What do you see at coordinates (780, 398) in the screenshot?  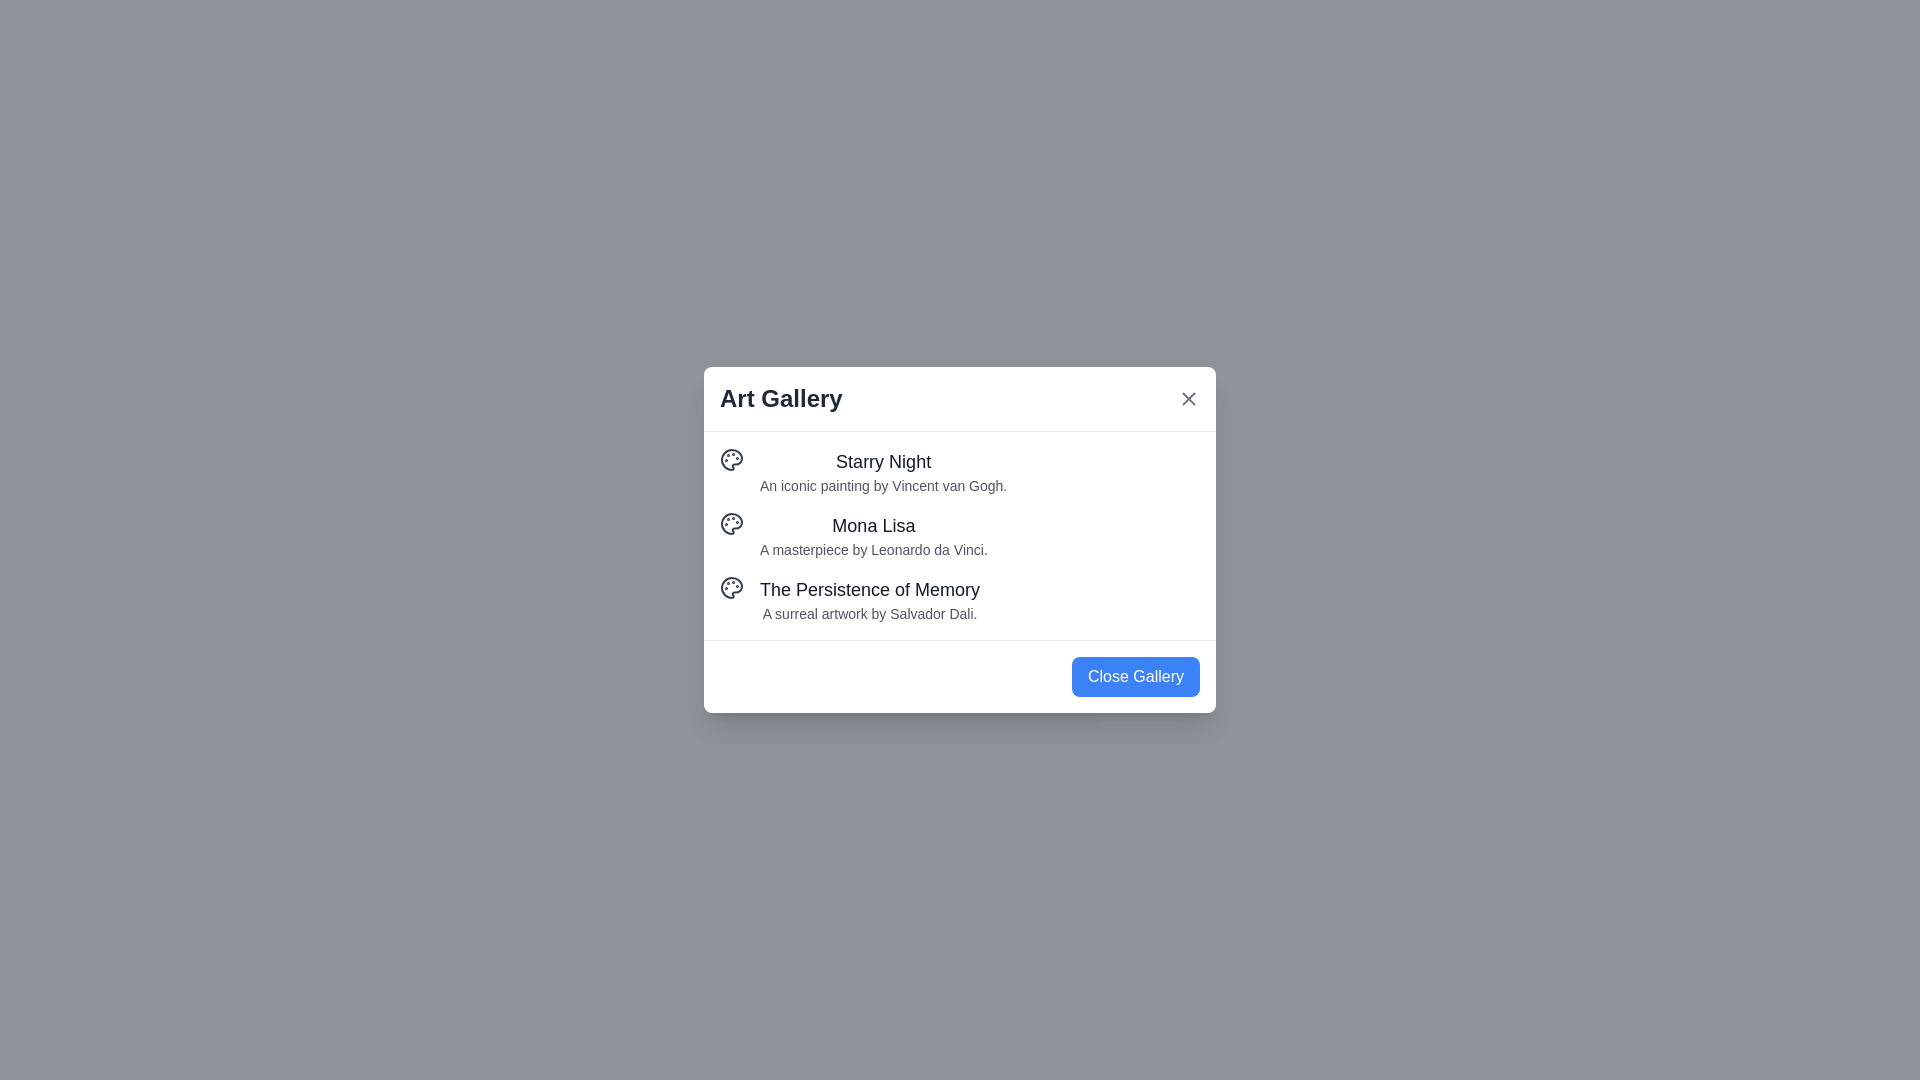 I see `the title text 'Art Gallery' displayed at the top of the dialog` at bounding box center [780, 398].